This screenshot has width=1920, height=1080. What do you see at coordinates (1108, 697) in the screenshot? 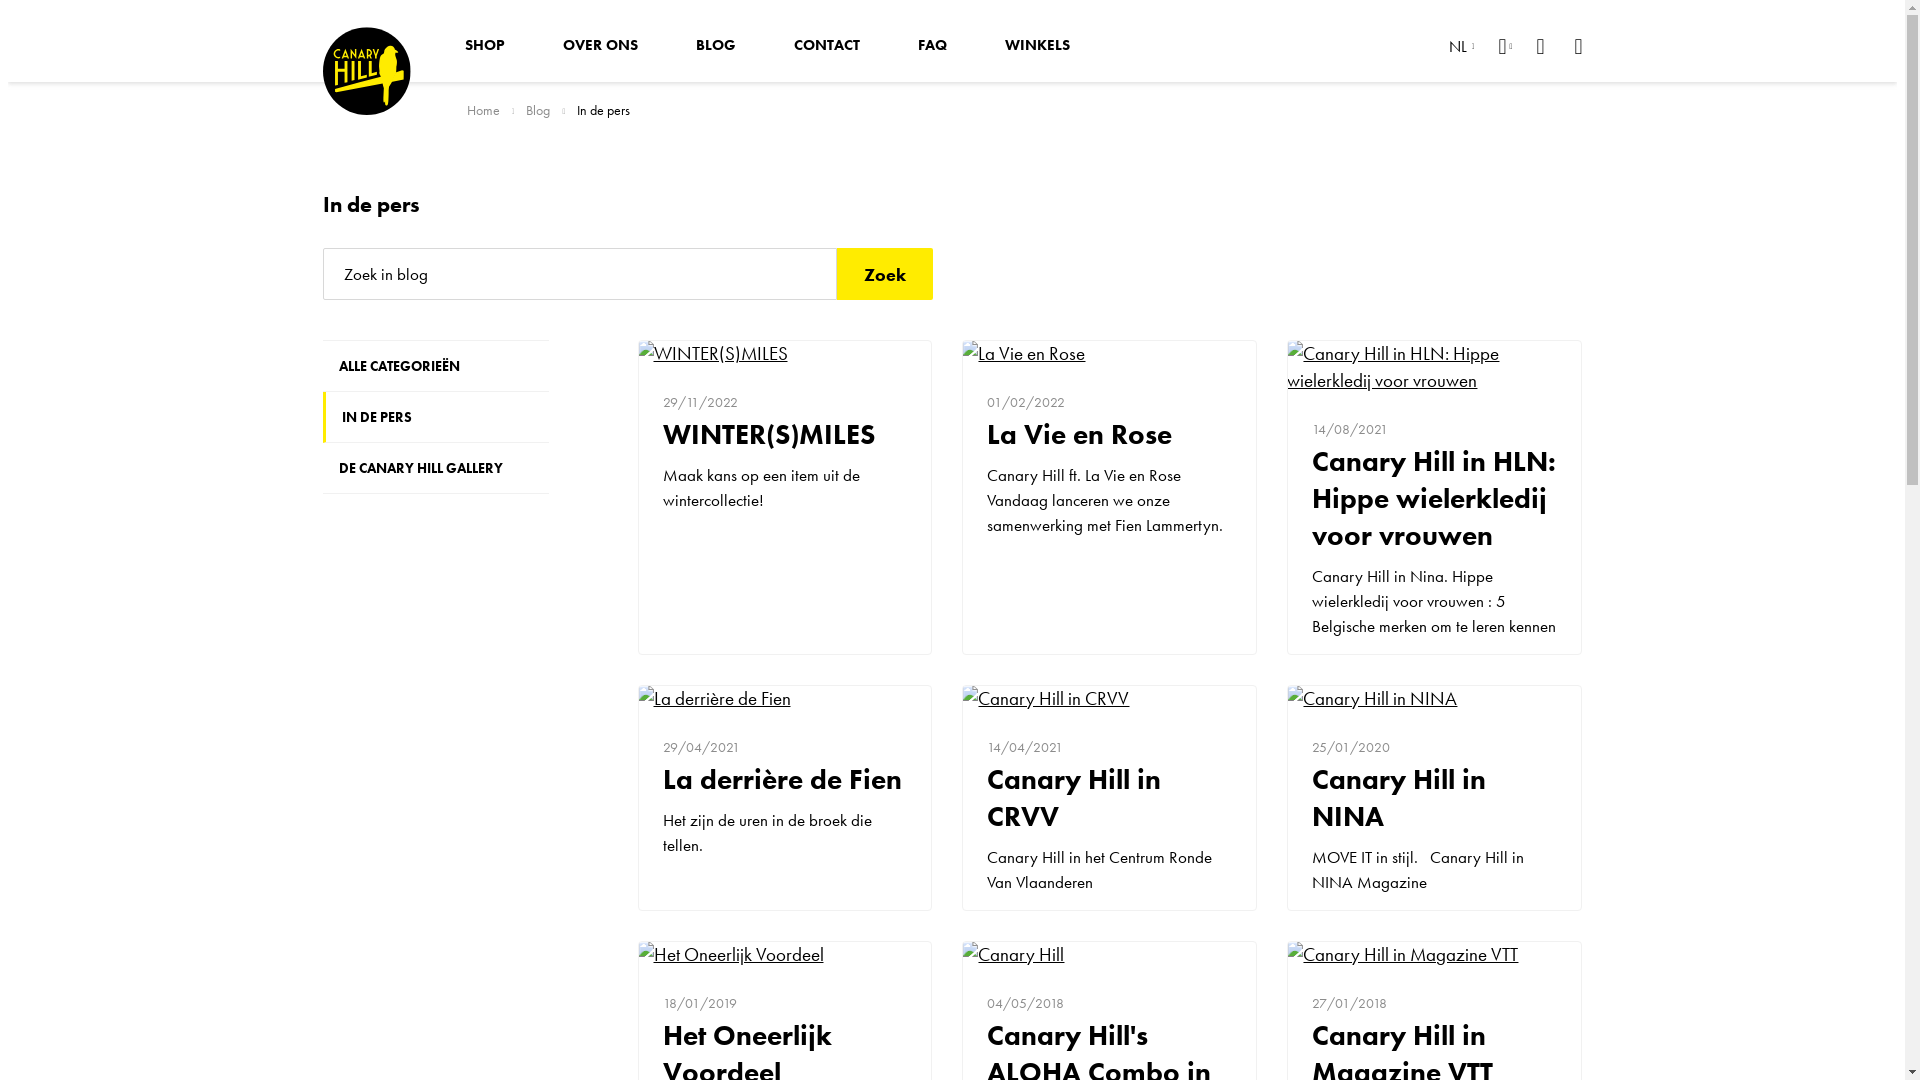
I see `'Canary Hill in CRVV'` at bounding box center [1108, 697].